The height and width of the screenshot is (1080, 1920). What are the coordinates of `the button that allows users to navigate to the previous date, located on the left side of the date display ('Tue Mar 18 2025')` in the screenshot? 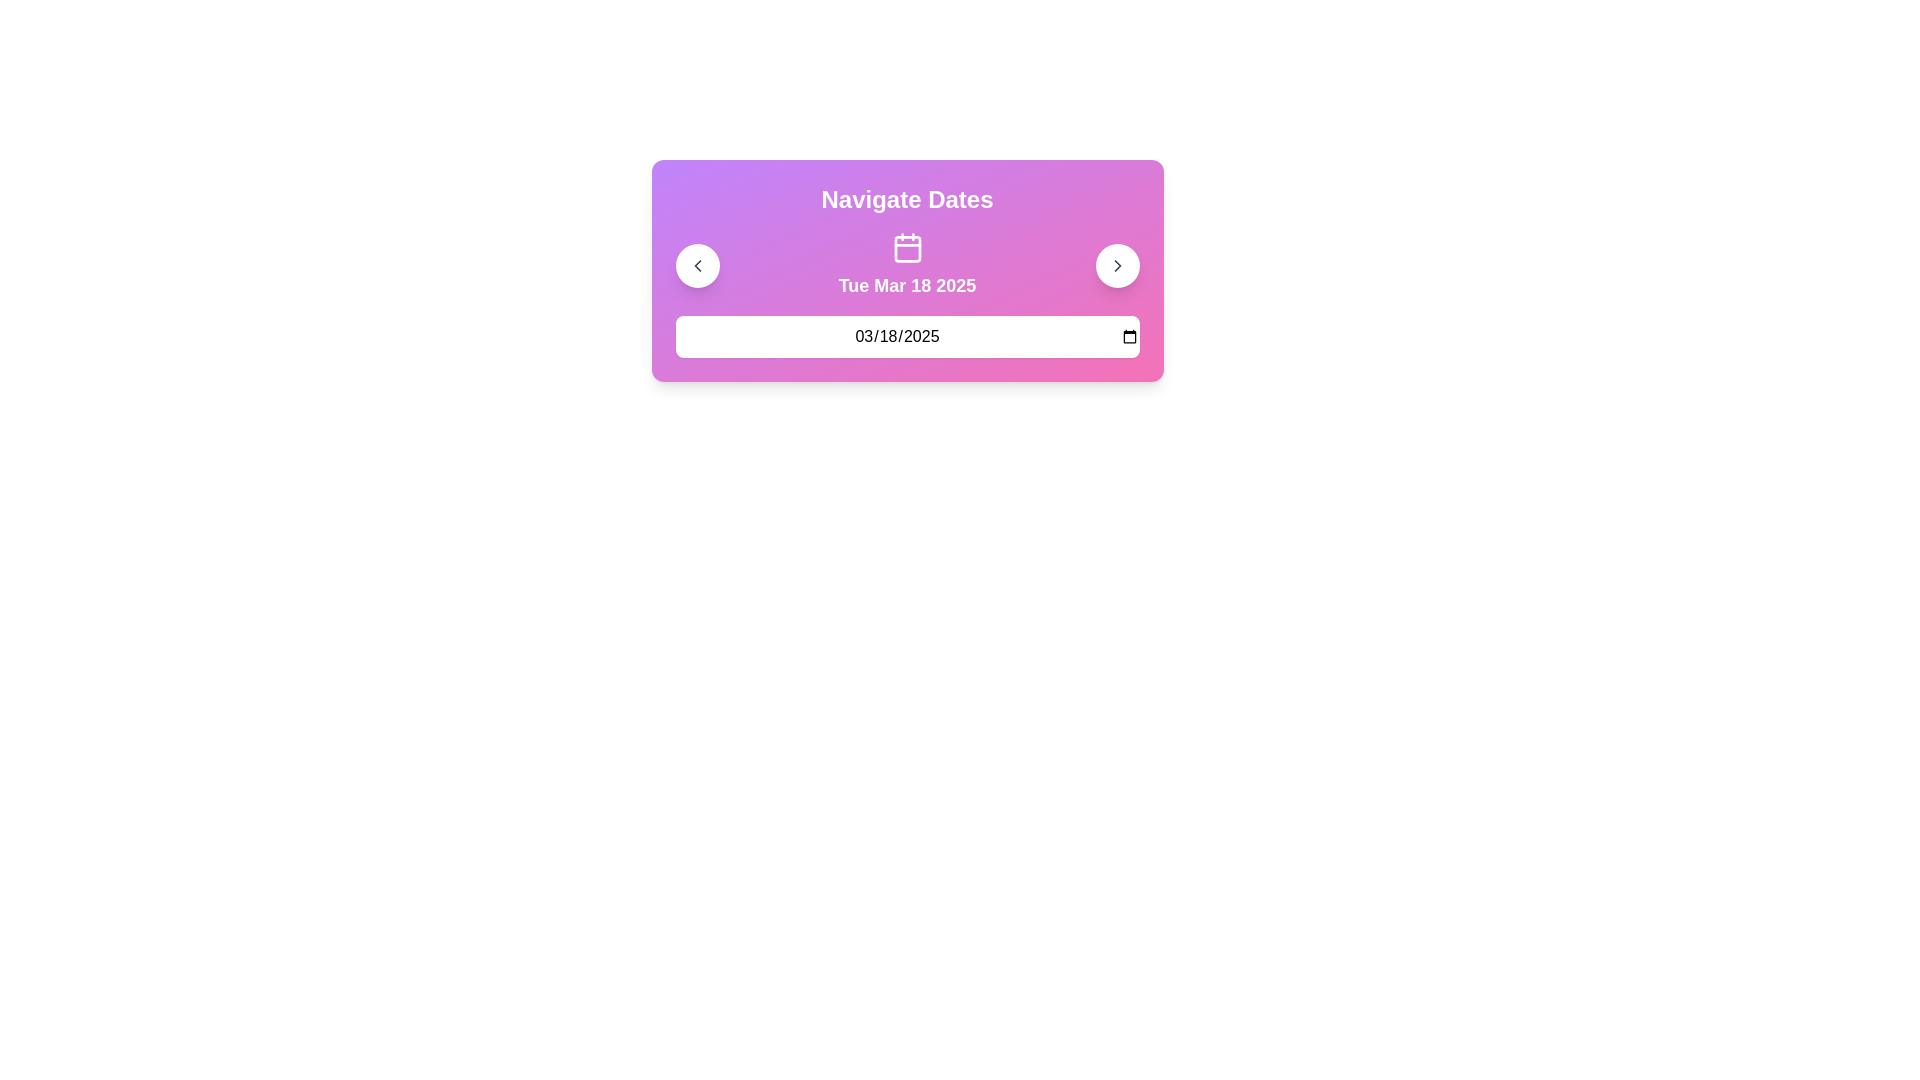 It's located at (697, 265).